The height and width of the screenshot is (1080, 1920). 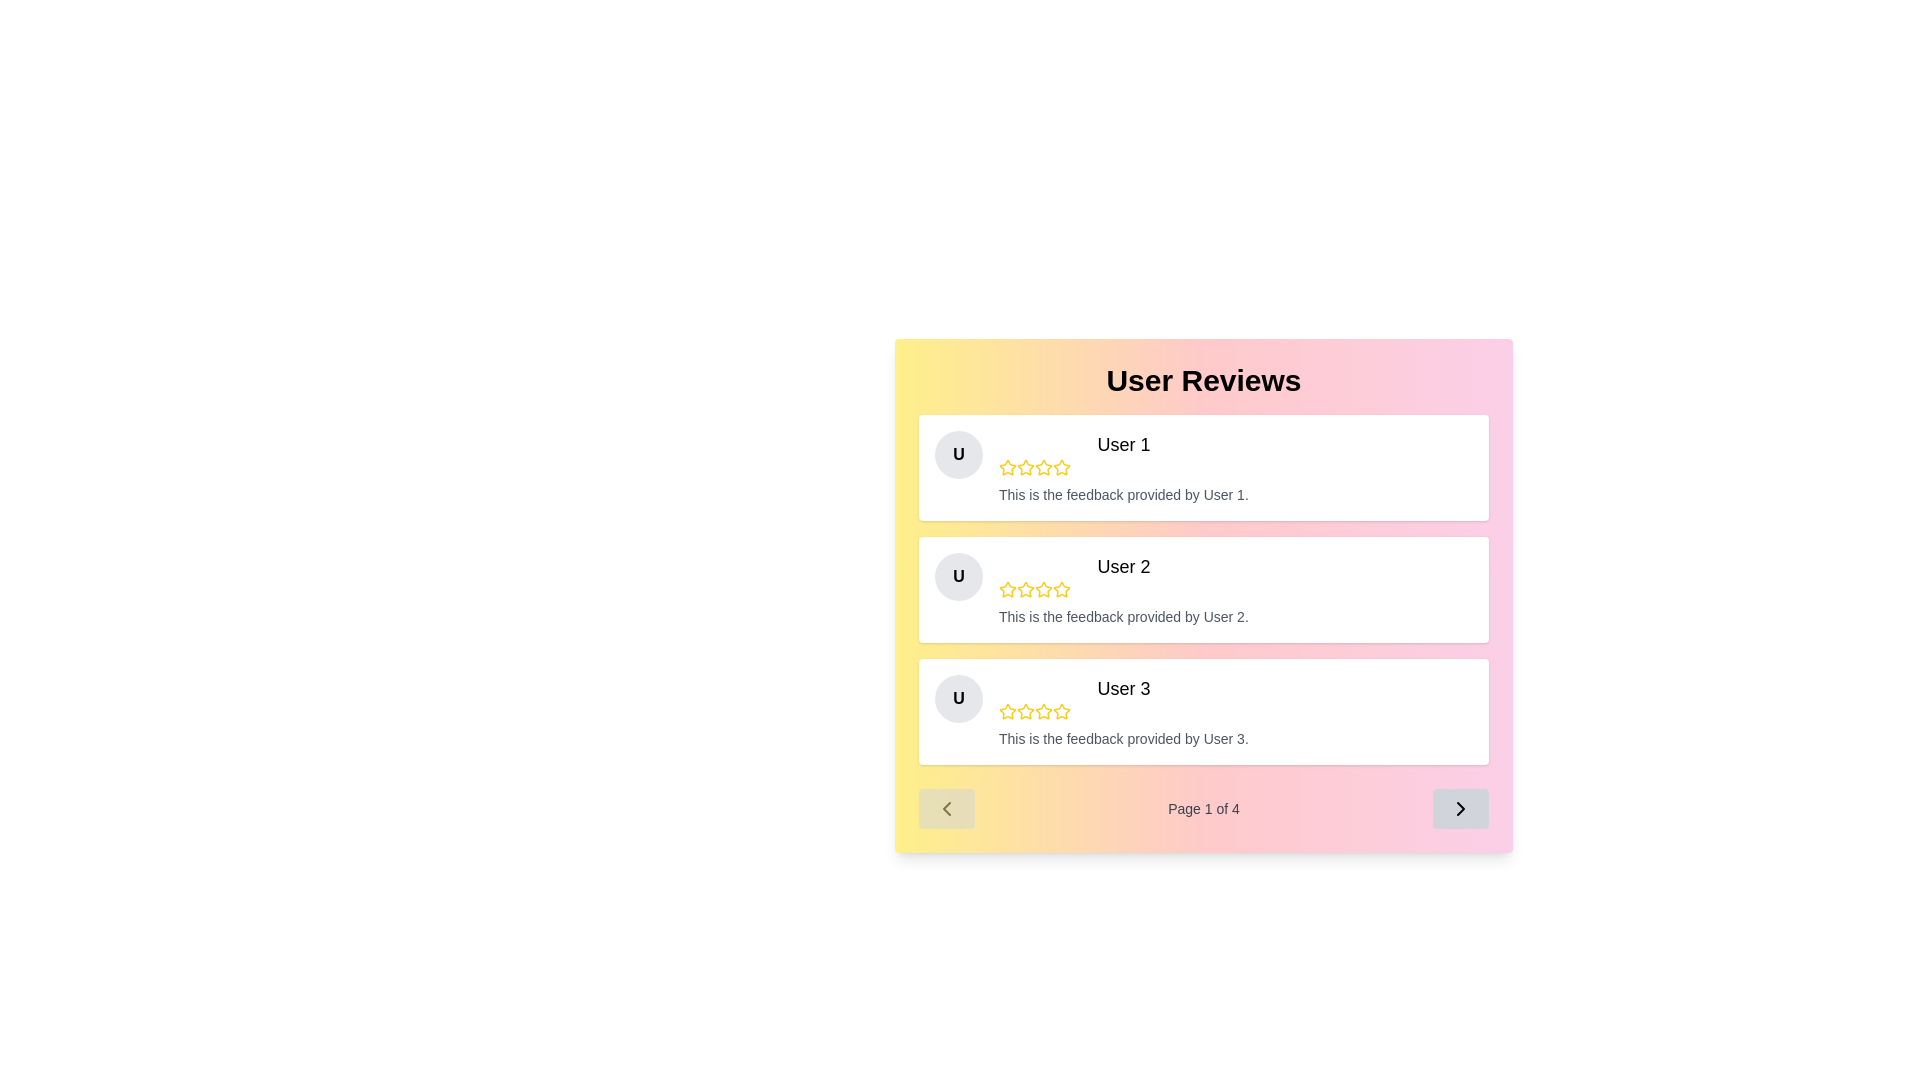 What do you see at coordinates (1123, 616) in the screenshot?
I see `feedback text displayed for 'User 2' in the second feedback card, located below the user's name and rating stars` at bounding box center [1123, 616].